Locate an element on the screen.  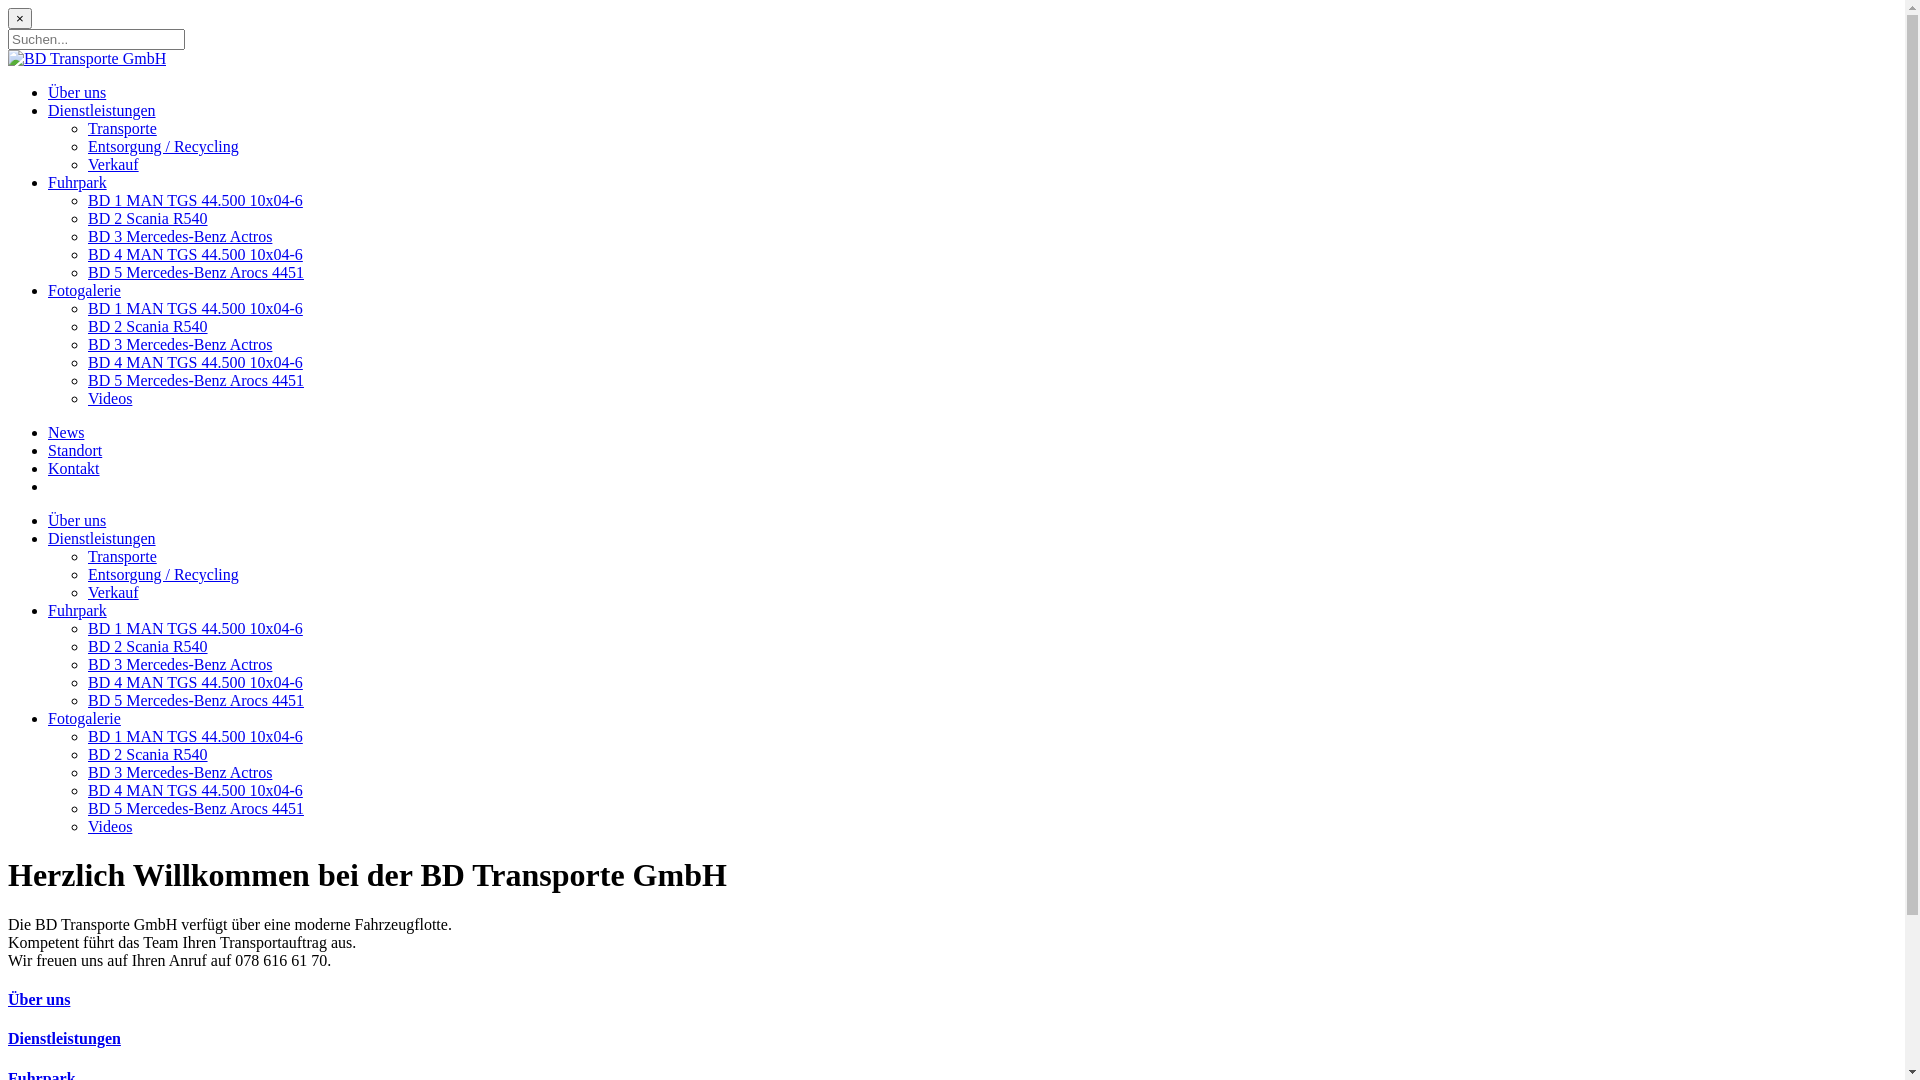
'Fotogalerie' is located at coordinates (83, 290).